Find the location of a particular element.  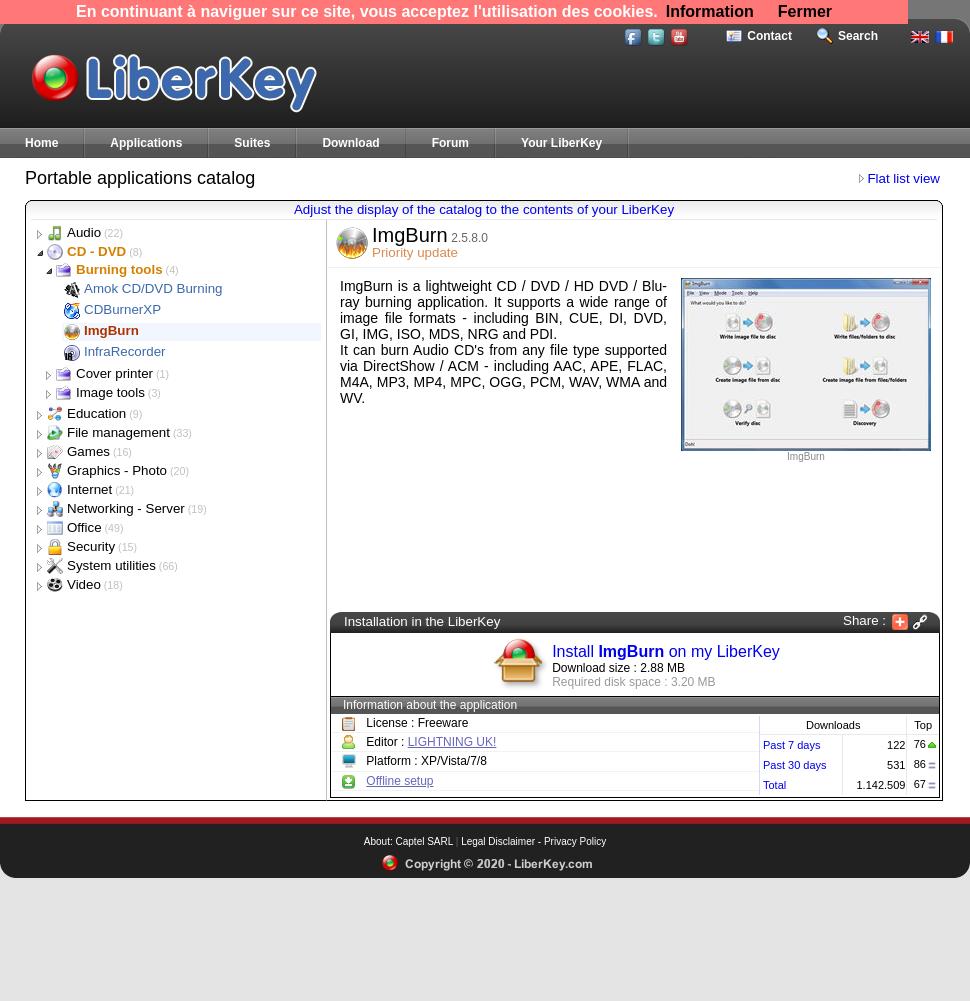

'(16)' is located at coordinates (119, 451).